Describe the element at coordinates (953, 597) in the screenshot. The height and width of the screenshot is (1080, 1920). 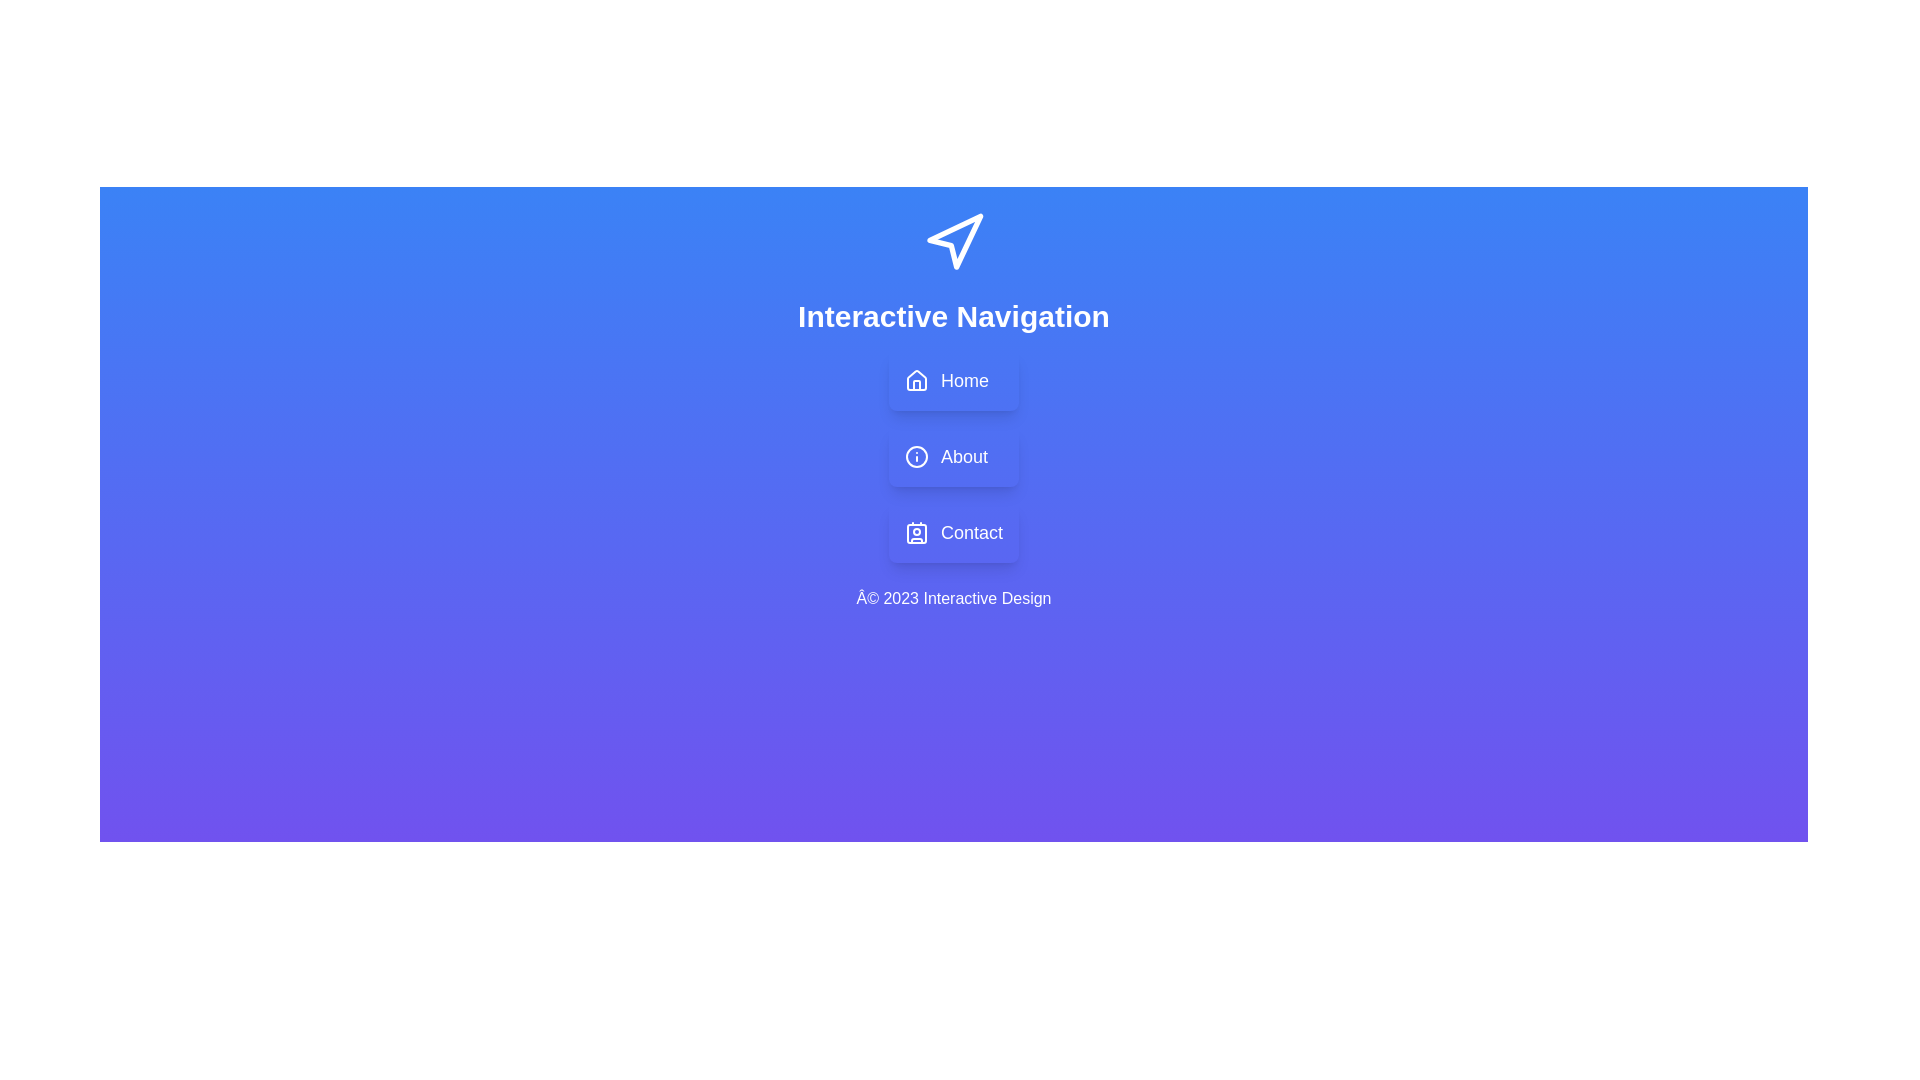
I see `the text label displaying '© 2023 Interactive Design', which is styled with white text on a gradient background, located at the bottom-center of the interface` at that location.